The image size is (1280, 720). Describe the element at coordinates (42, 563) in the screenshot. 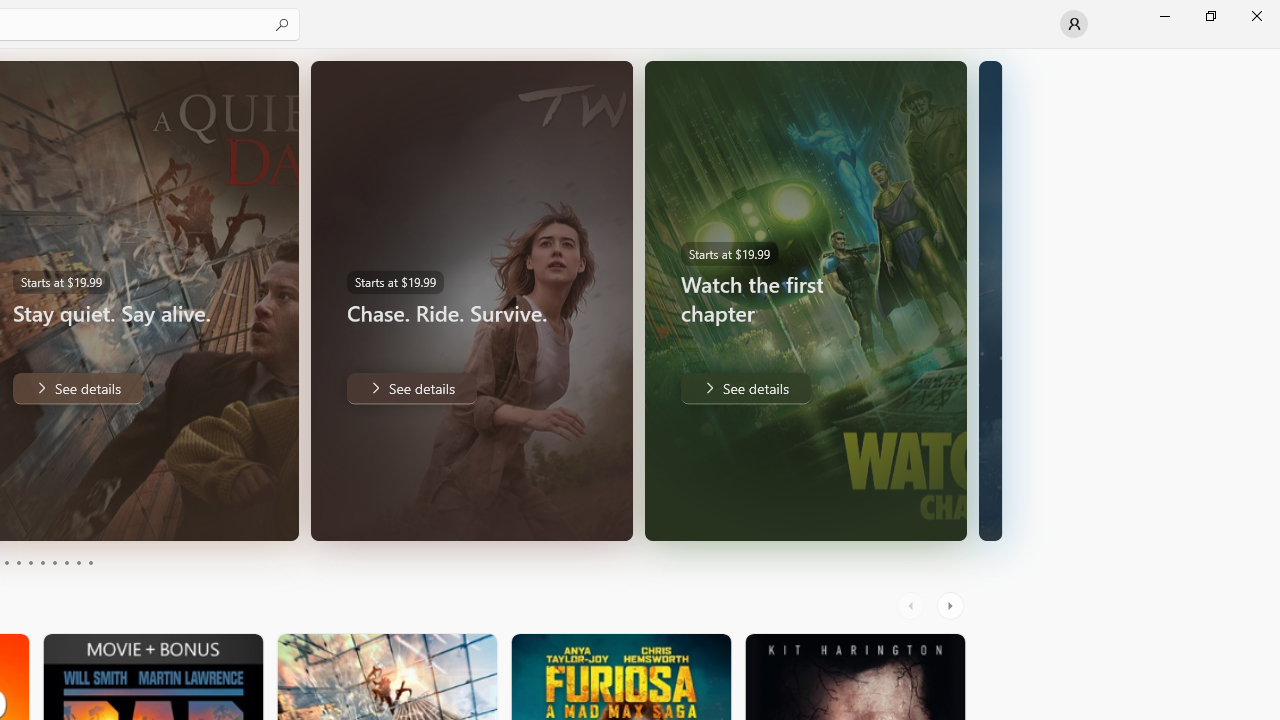

I see `'Page 6'` at that location.